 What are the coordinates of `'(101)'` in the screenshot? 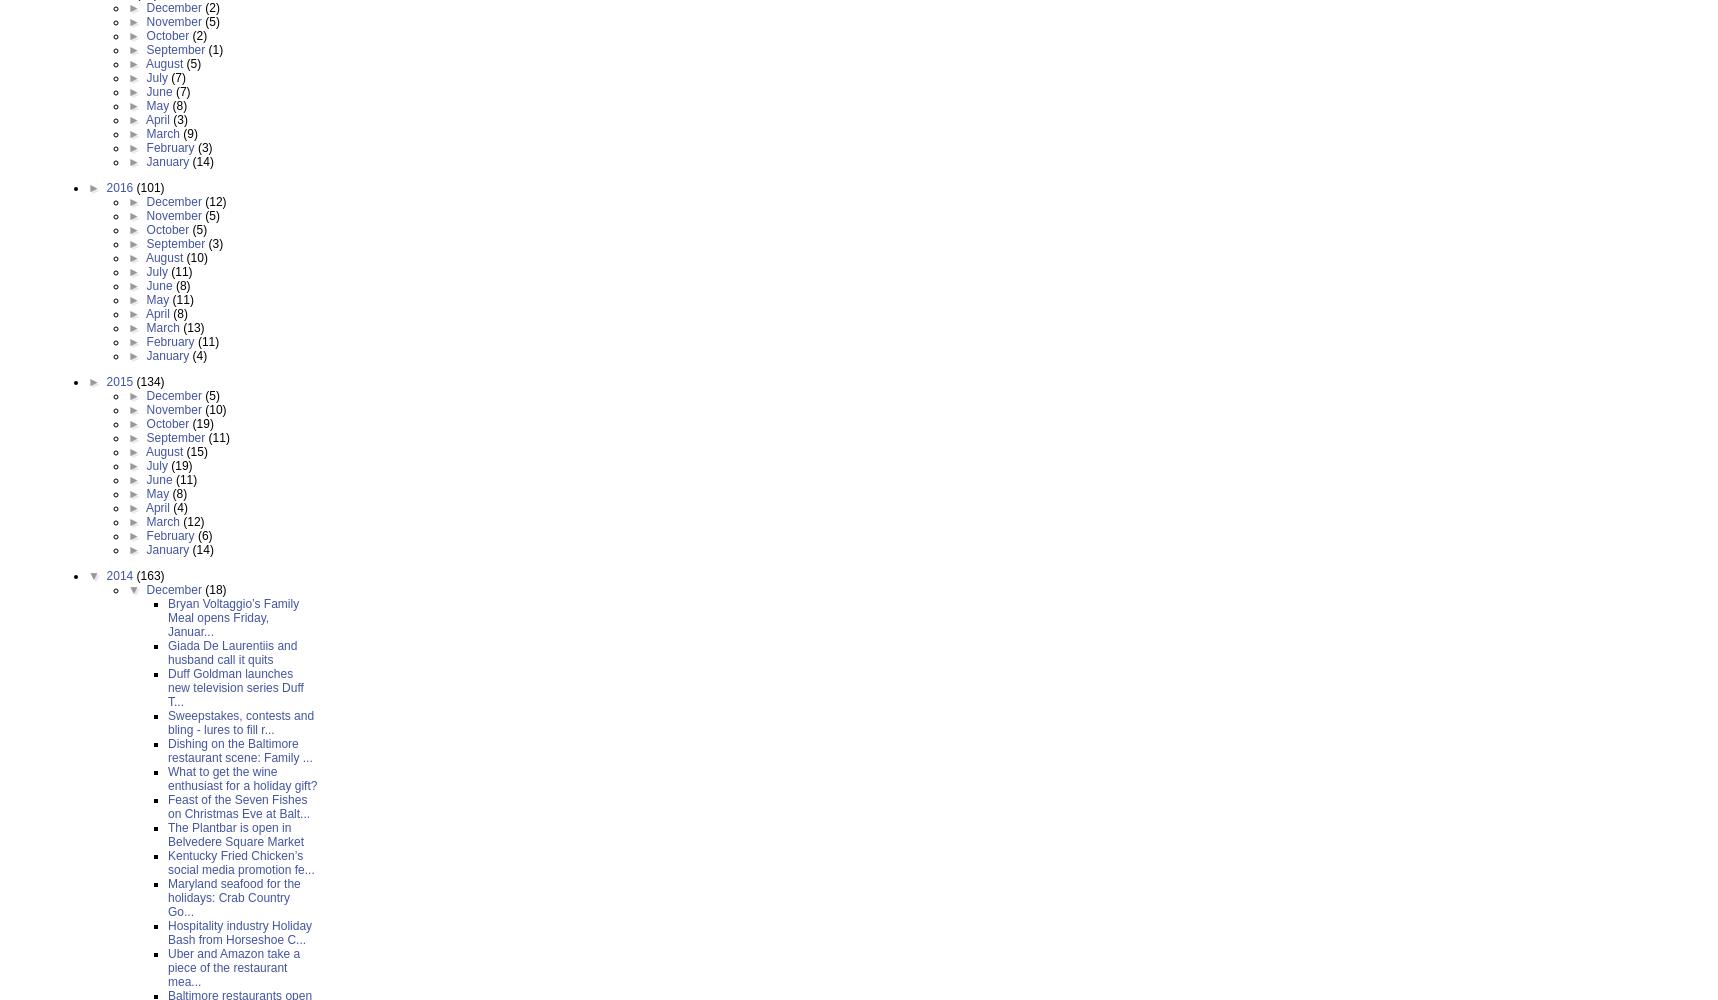 It's located at (136, 188).